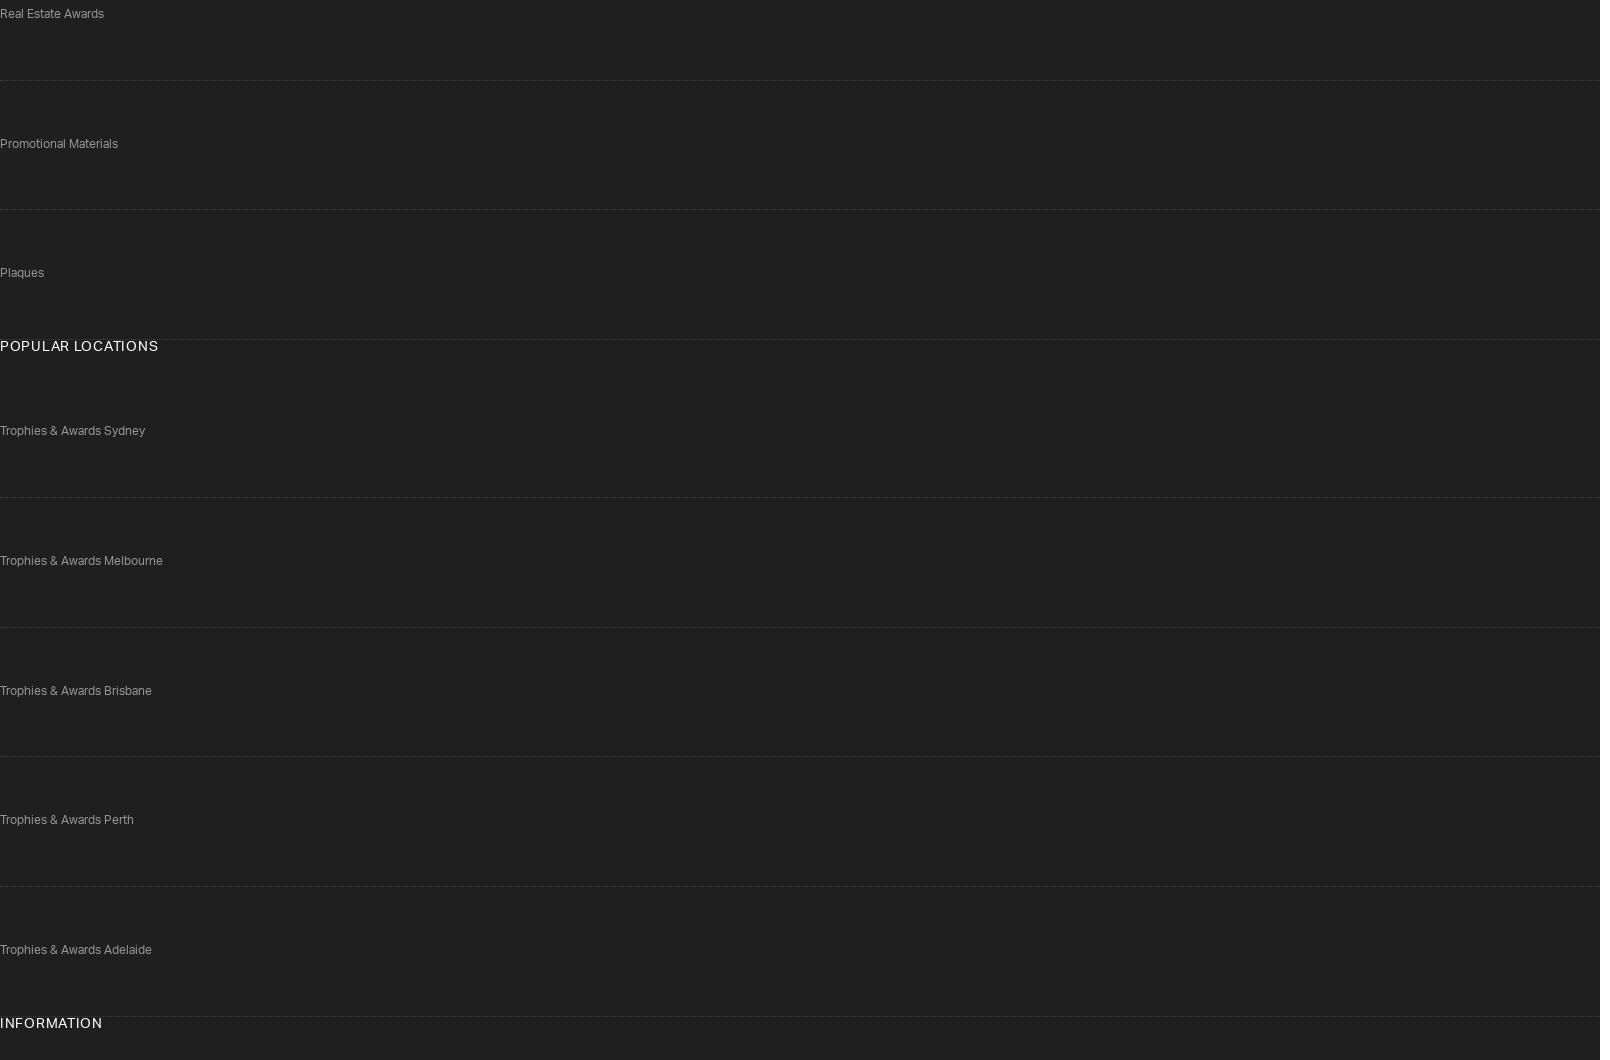 The image size is (1610, 1060). What do you see at coordinates (78, 347) in the screenshot?
I see `'Popular Locations'` at bounding box center [78, 347].